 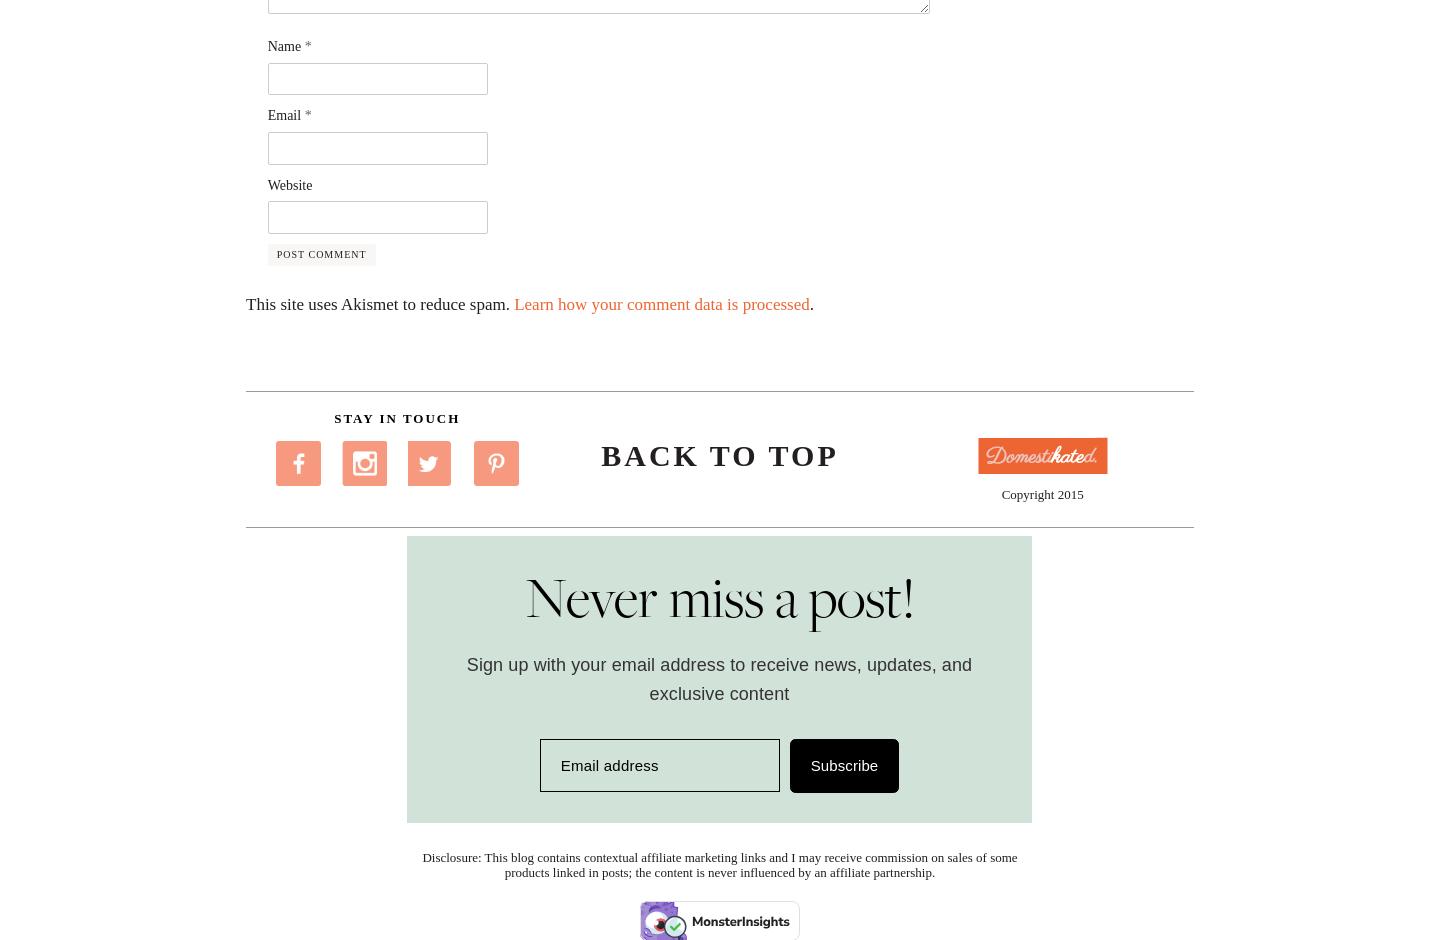 I want to click on 'Disclosure: This blog contains contextual affiliate marketing links and I may receive commission on sales of some products linked in posts; the content is never influenced by an affiliate partnership.', so click(x=719, y=864).